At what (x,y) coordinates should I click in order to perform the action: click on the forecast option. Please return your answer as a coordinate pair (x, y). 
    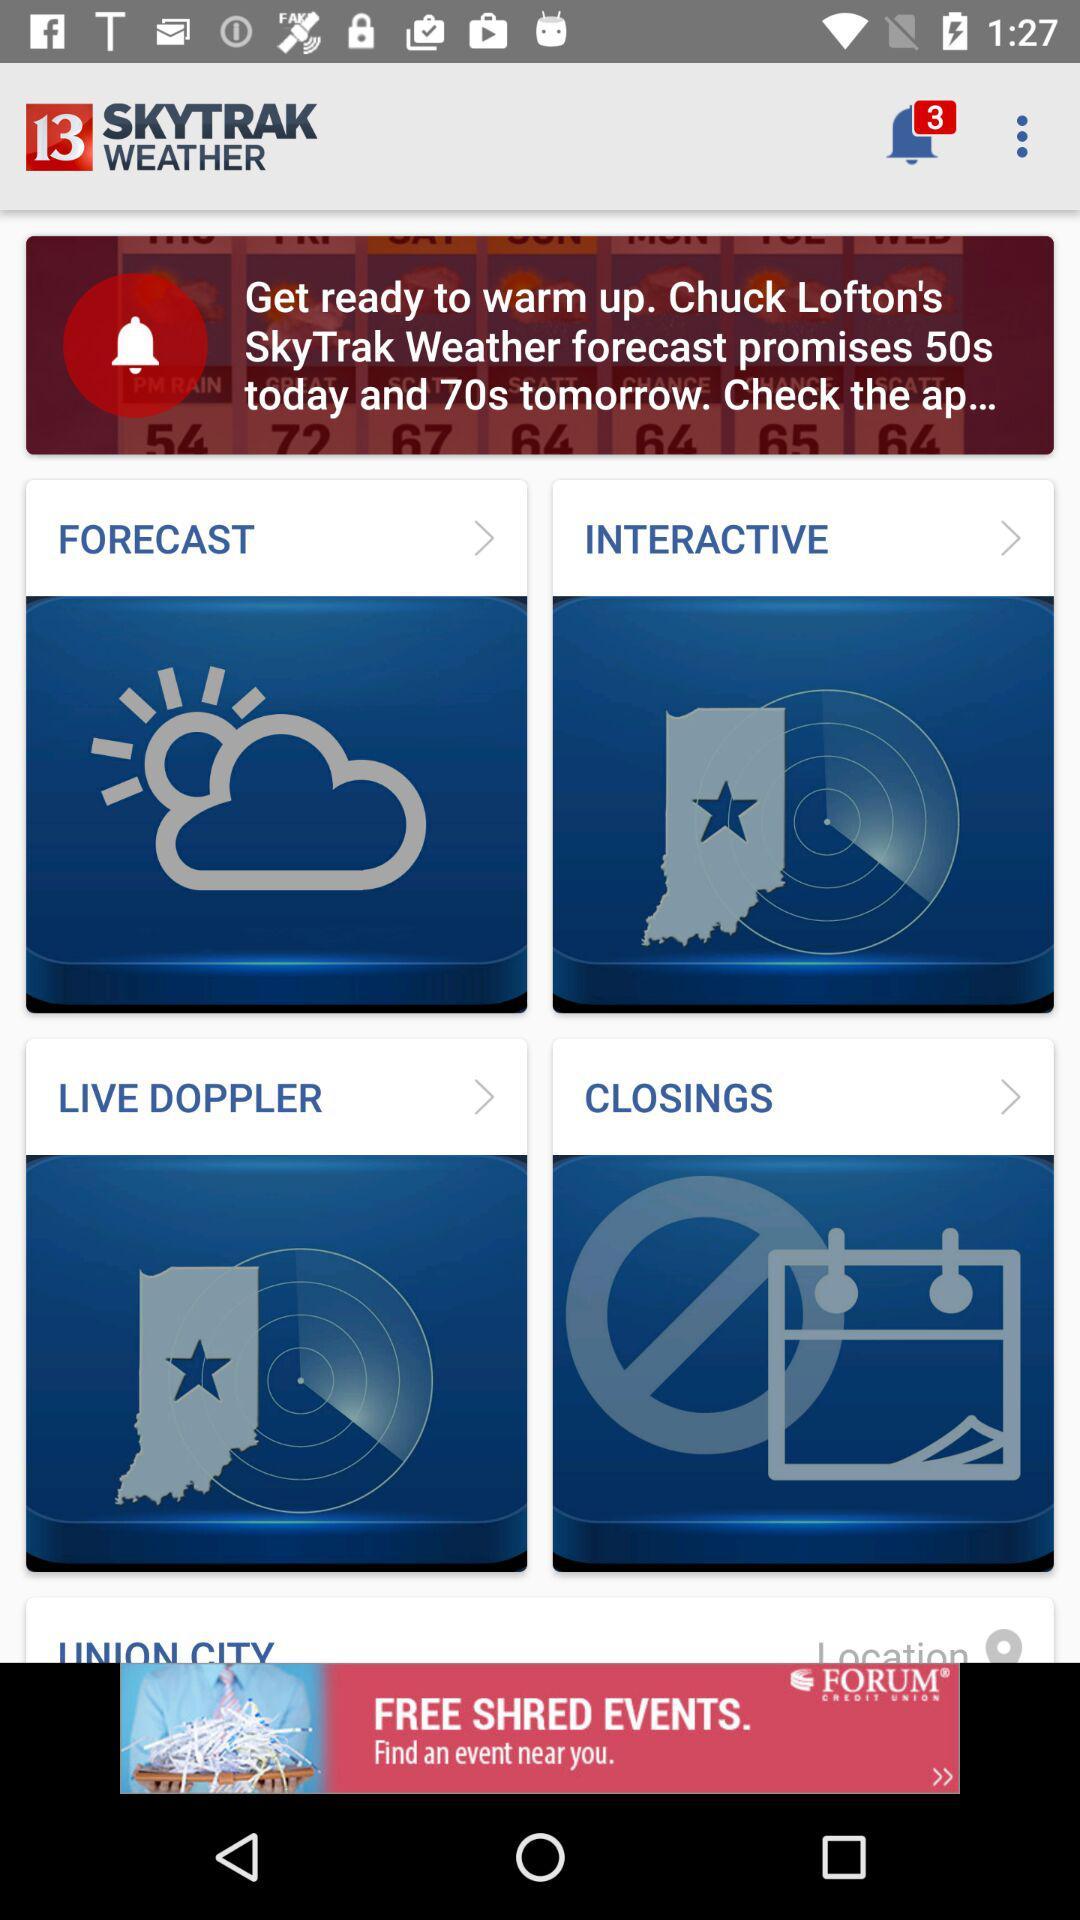
    Looking at the image, I should click on (276, 745).